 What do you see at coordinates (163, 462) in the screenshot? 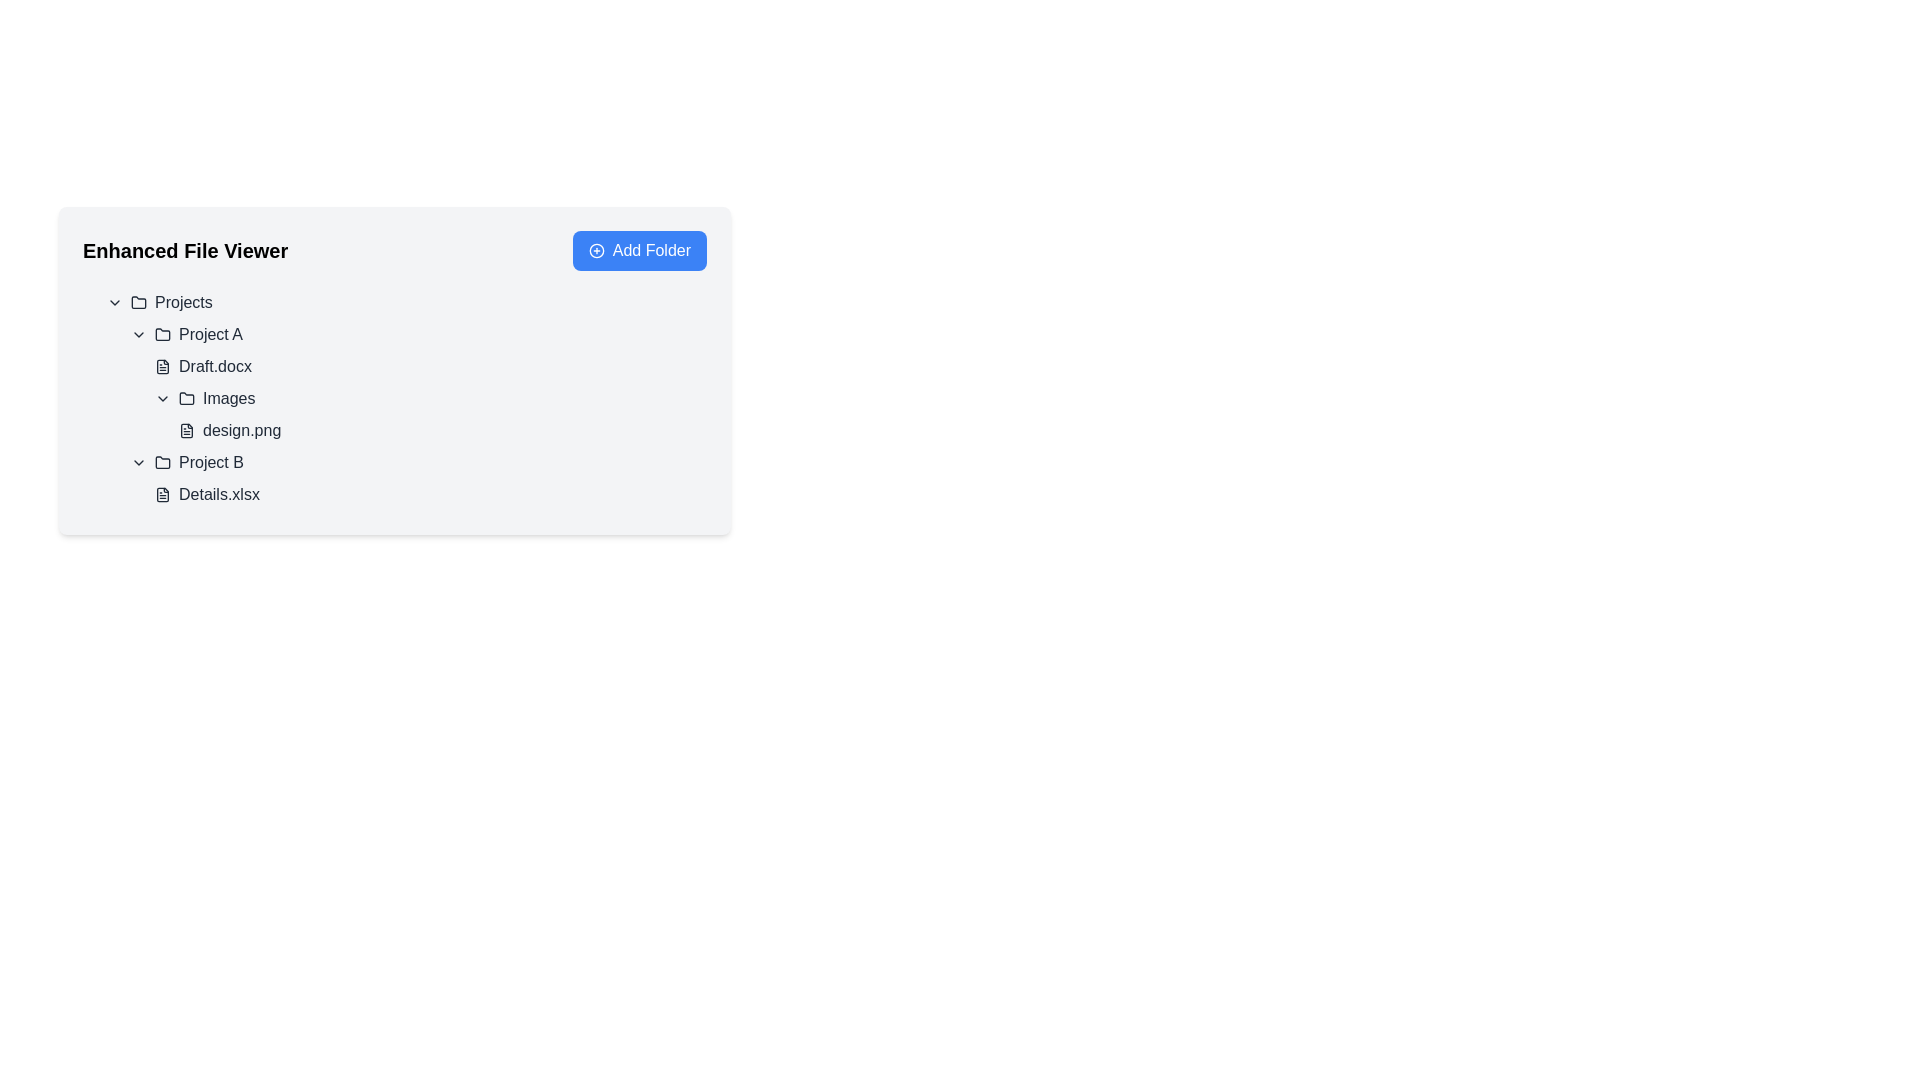
I see `the folder icon located under 'Project B' in the file viewer, which is the first icon associated with that label` at bounding box center [163, 462].